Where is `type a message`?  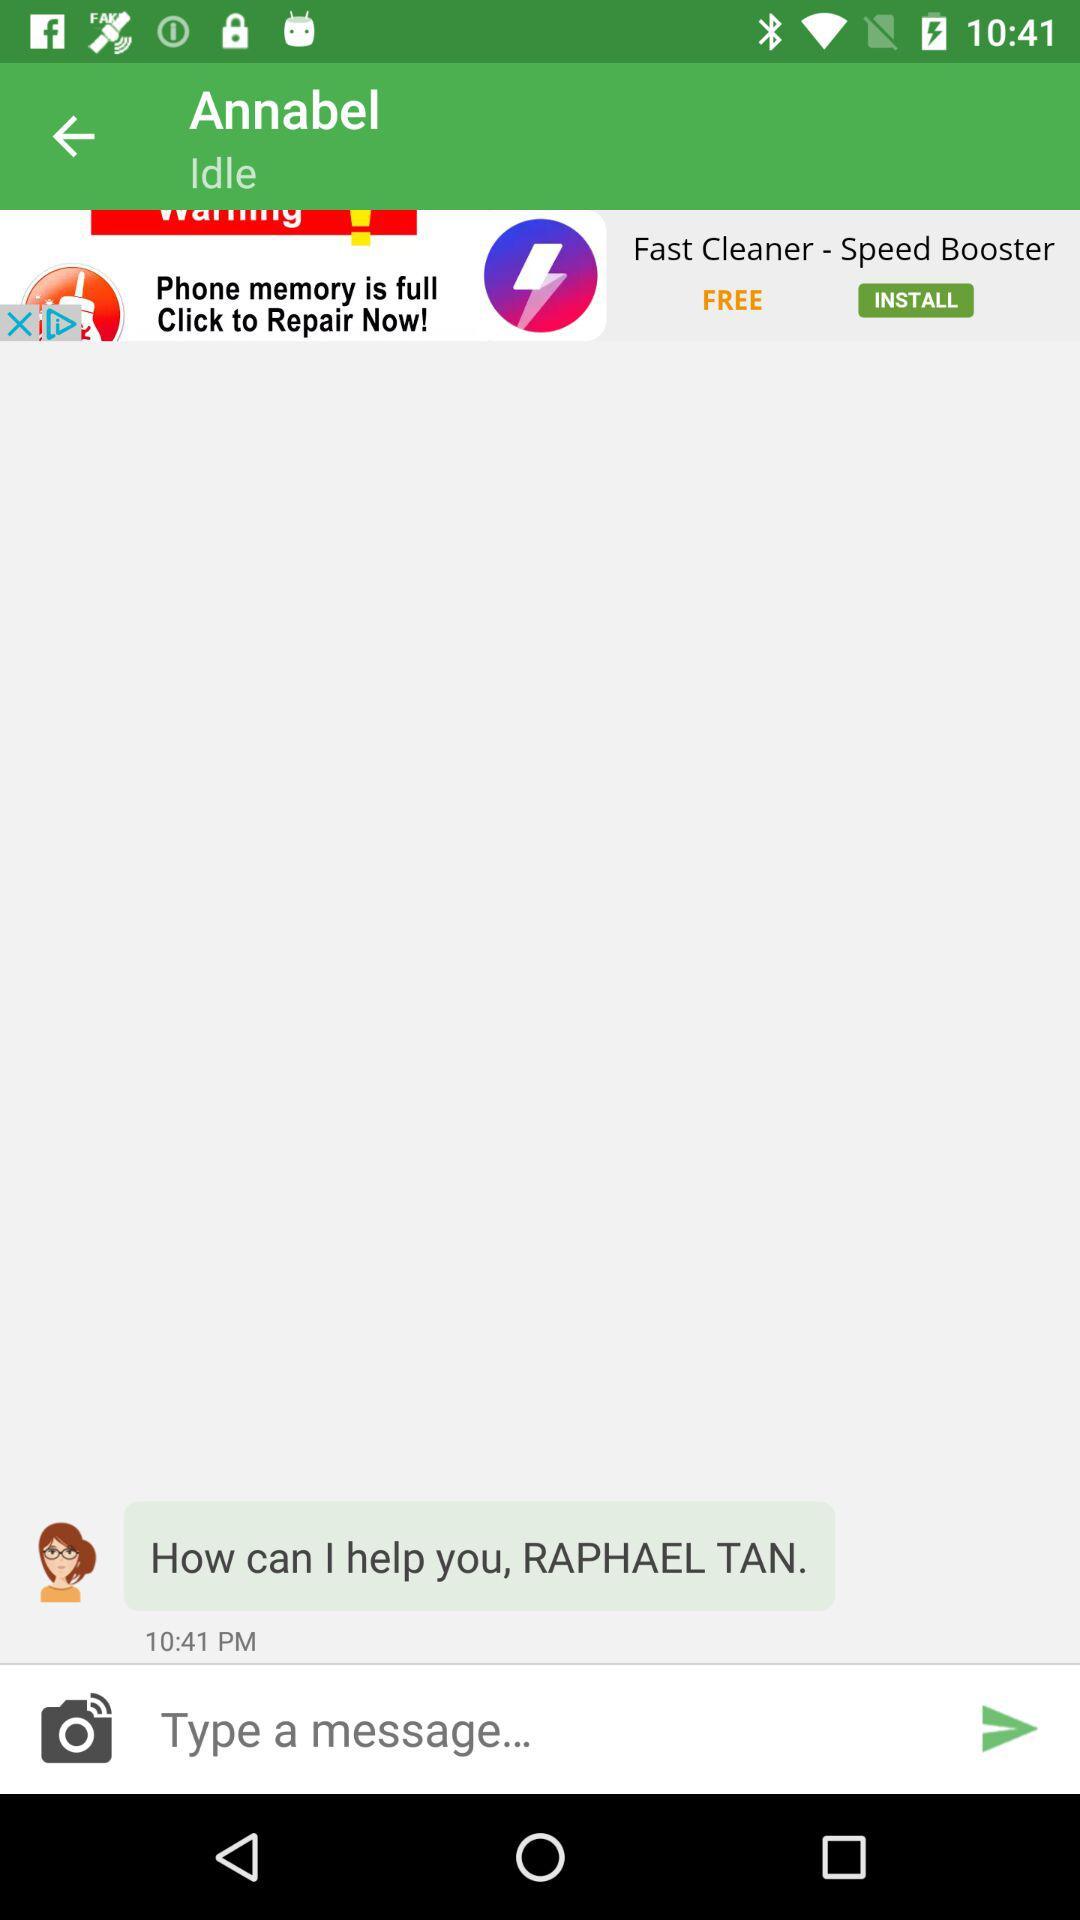 type a message is located at coordinates (540, 1727).